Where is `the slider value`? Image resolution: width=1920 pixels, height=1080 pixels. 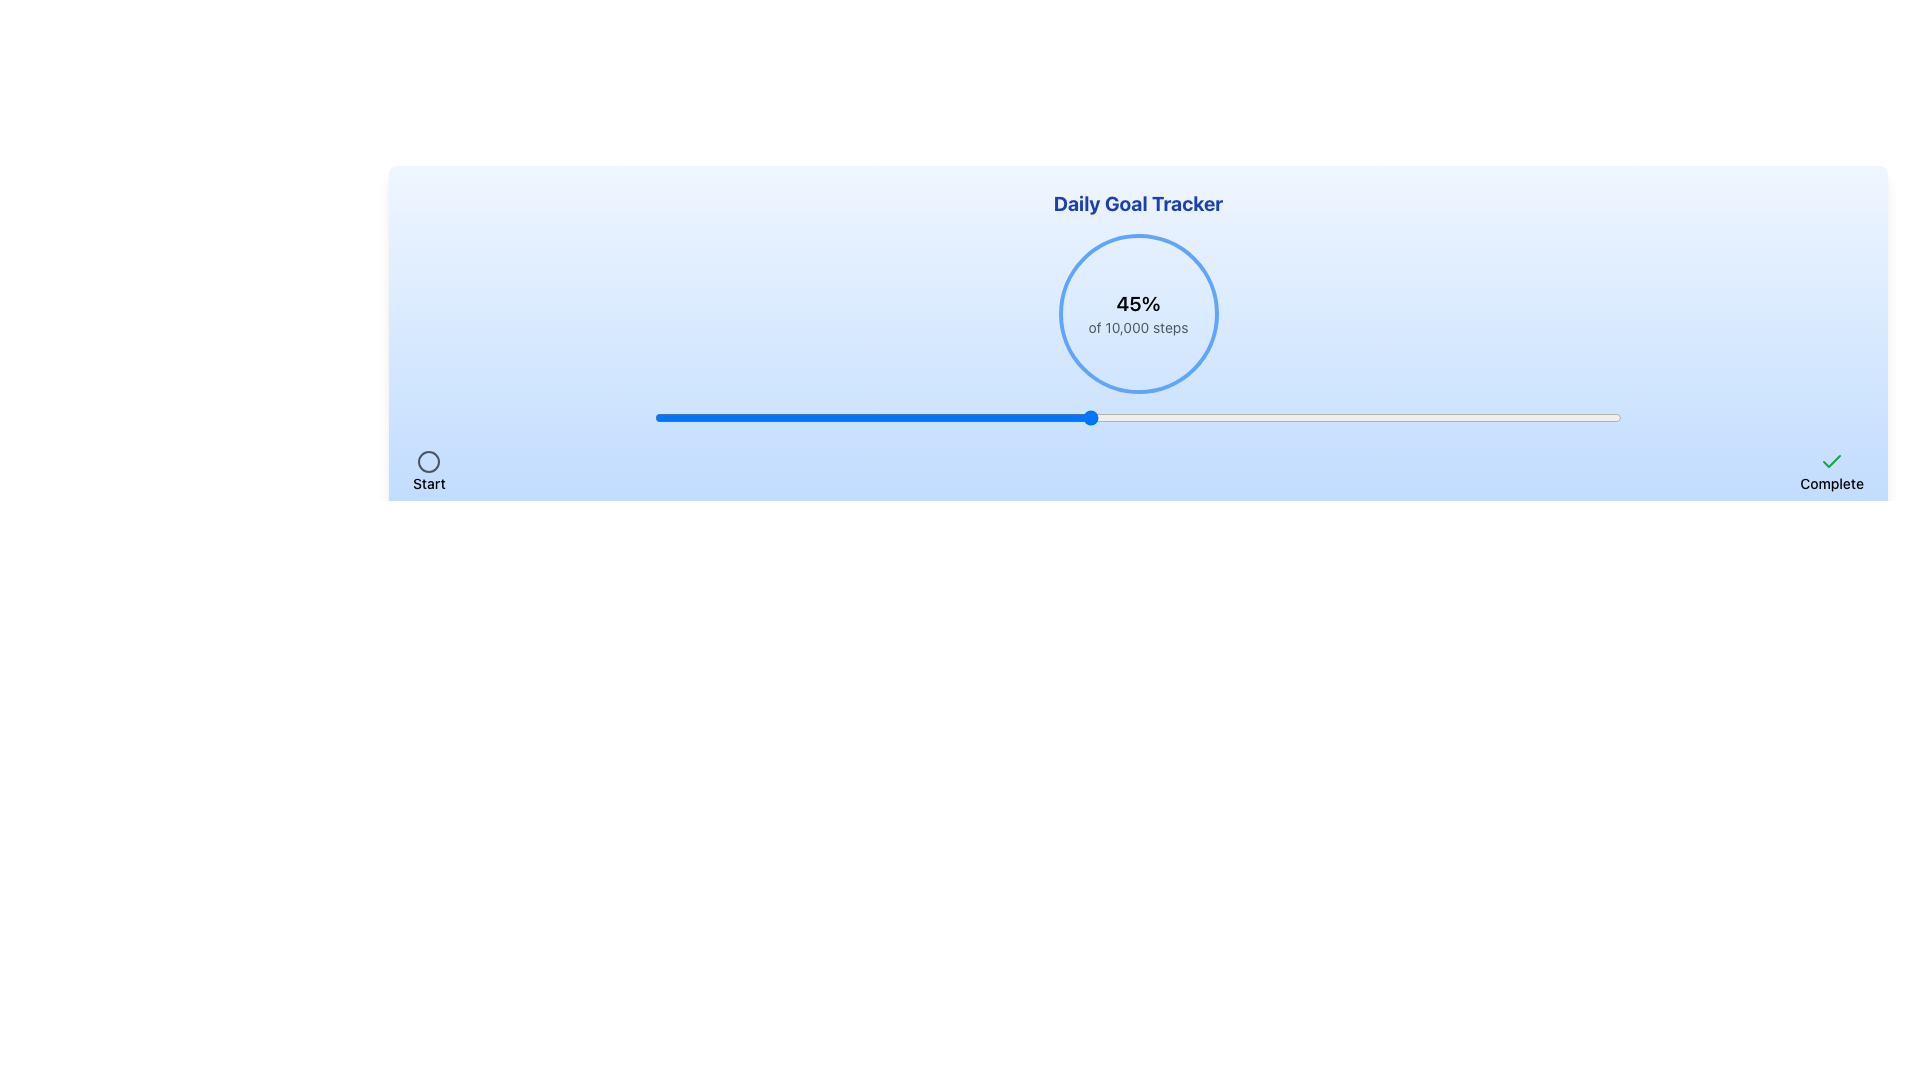 the slider value is located at coordinates (769, 416).